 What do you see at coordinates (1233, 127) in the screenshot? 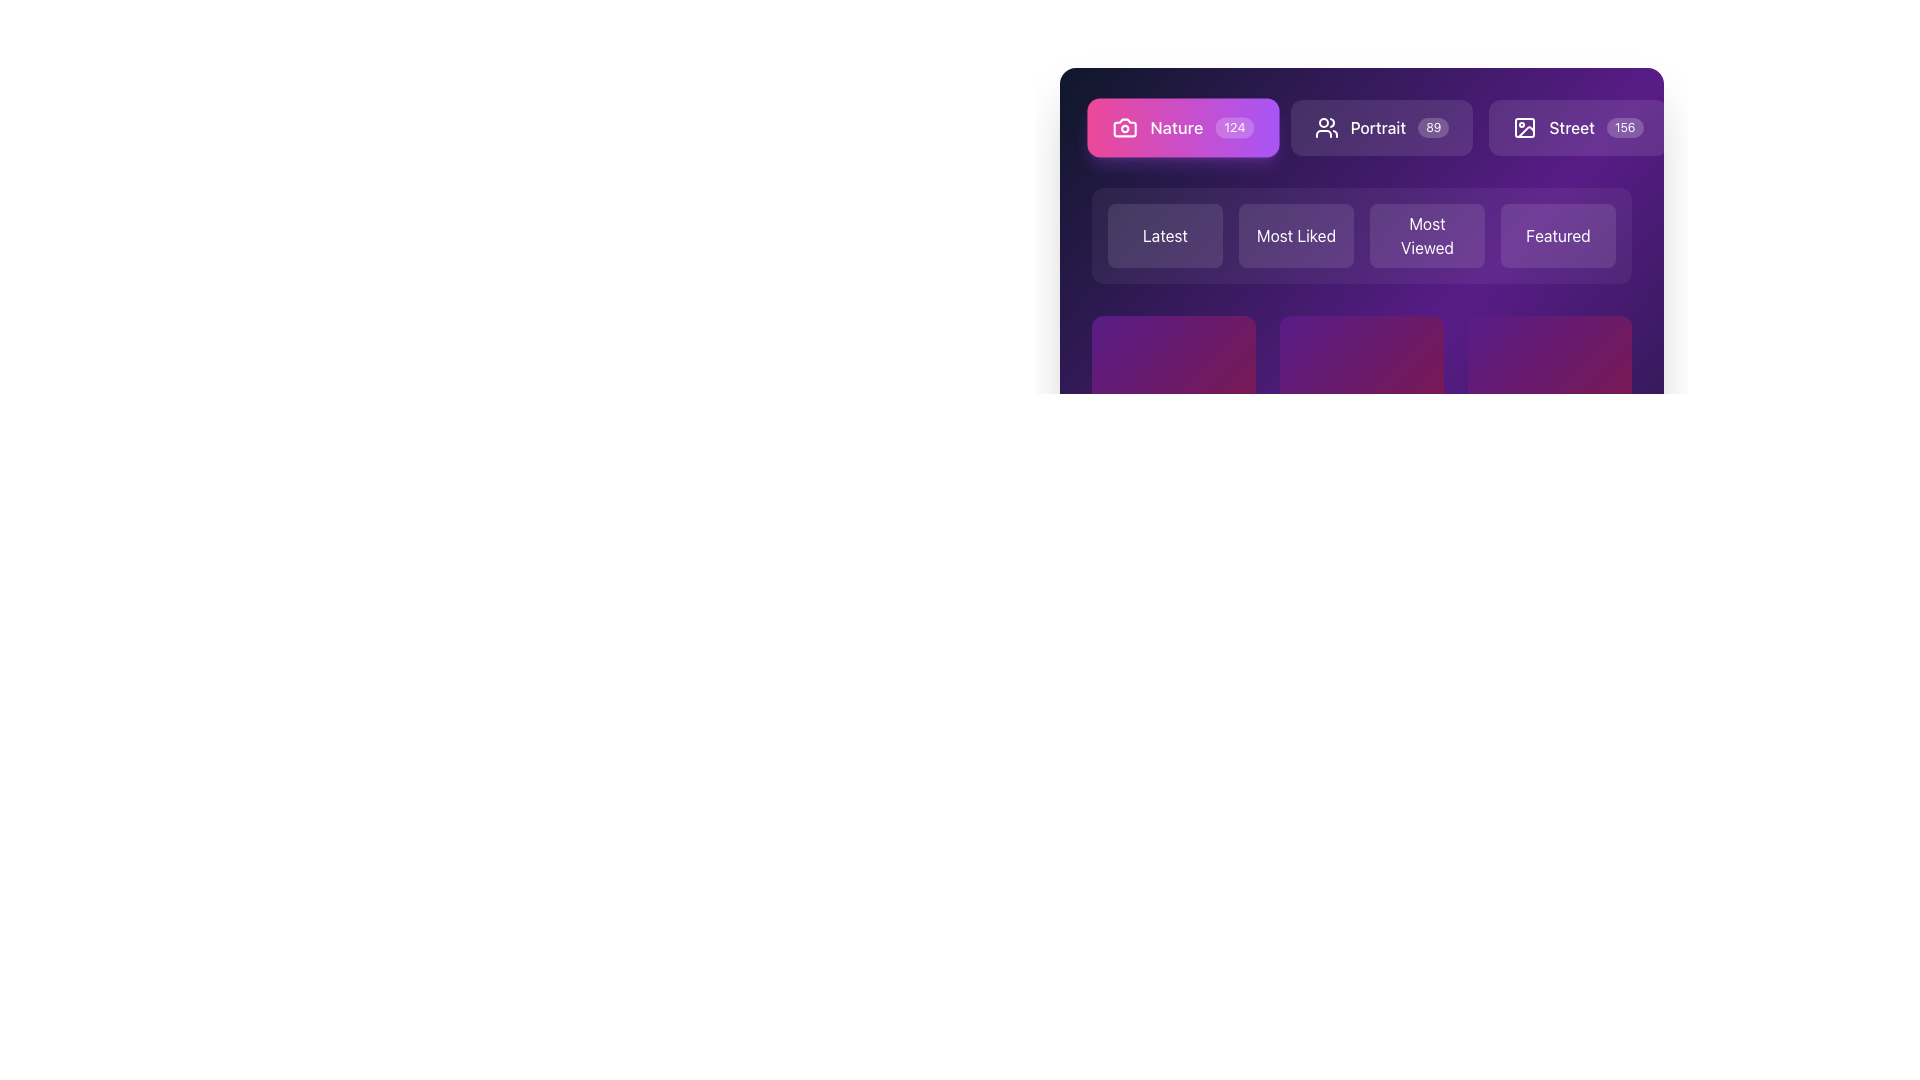
I see `the badge or notification counter located to the right of the 'Nature' text in the top horizontal navigation bar` at bounding box center [1233, 127].